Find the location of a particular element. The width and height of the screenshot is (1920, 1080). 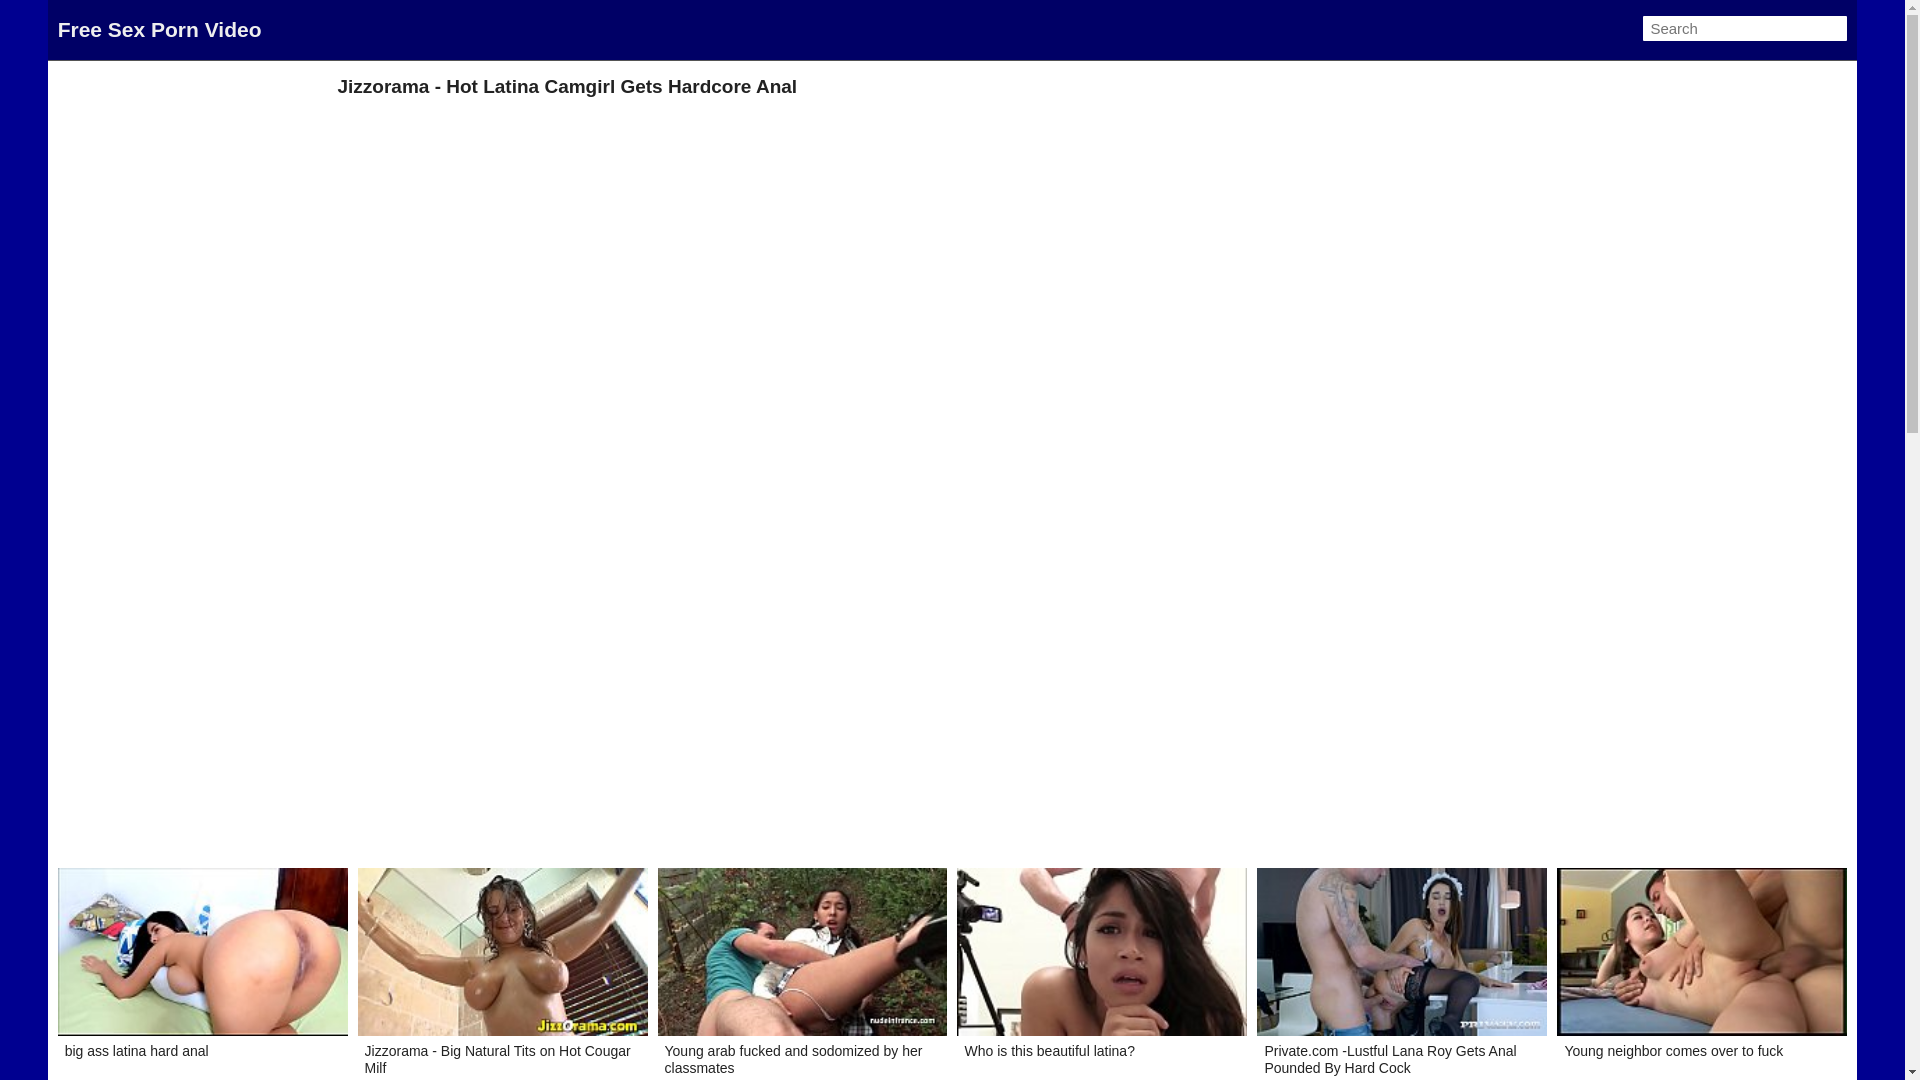

'Free Sex Porn Video' is located at coordinates (158, 29).